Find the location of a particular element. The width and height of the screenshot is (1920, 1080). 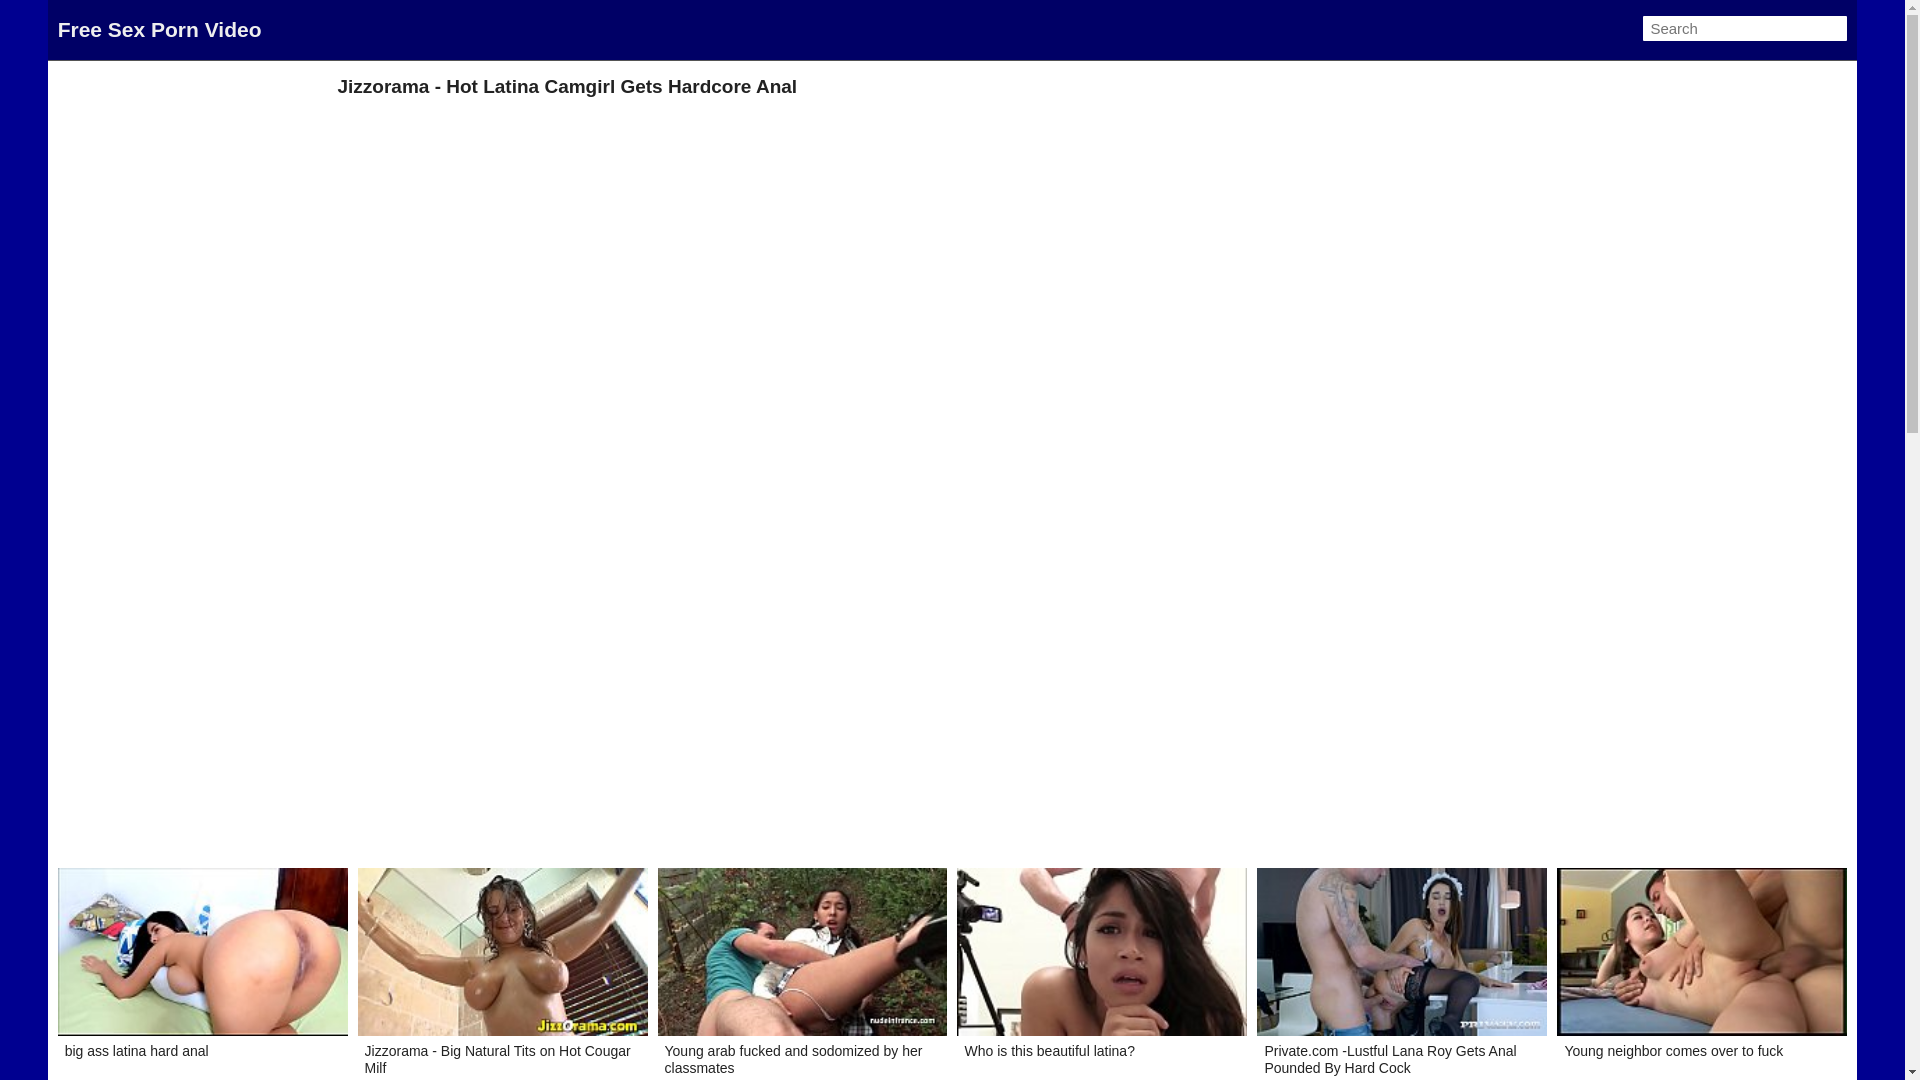

'Free Sex Porn Video' is located at coordinates (158, 29).